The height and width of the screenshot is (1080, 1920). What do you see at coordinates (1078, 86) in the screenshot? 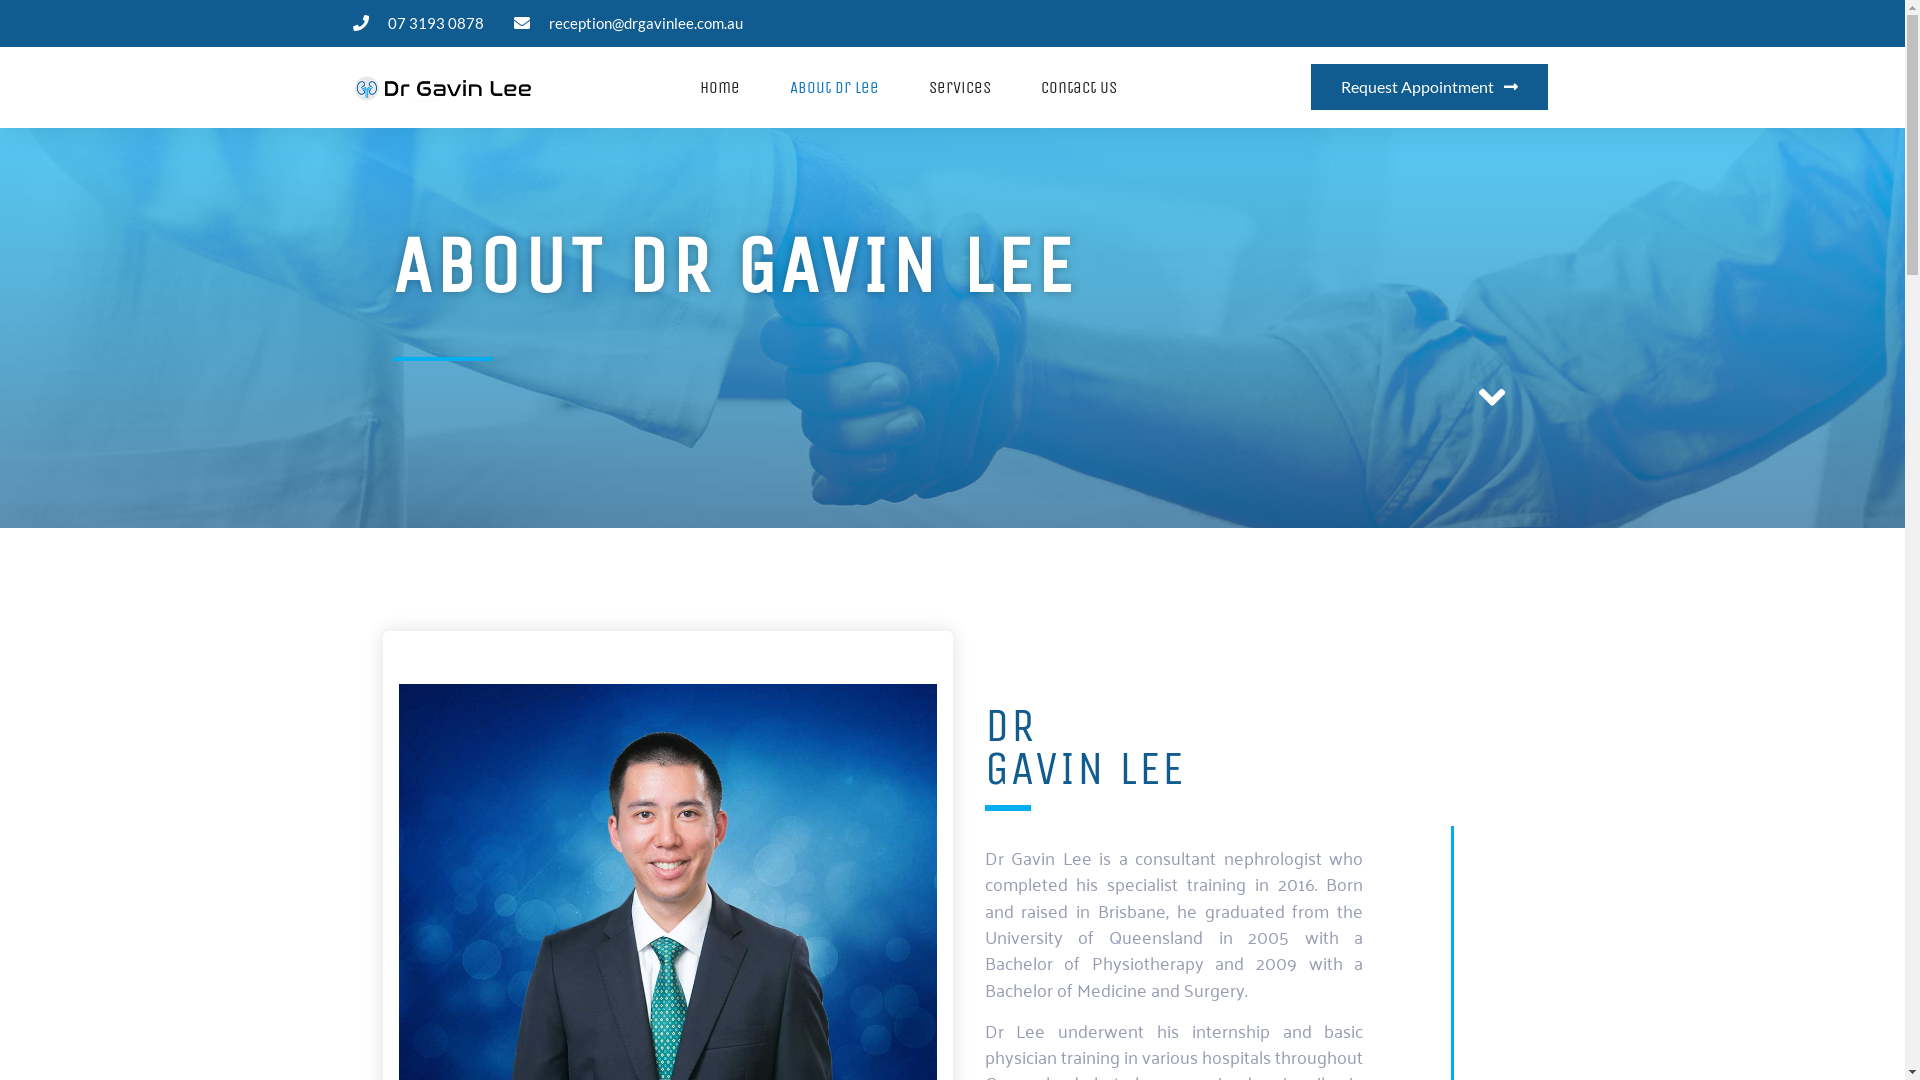
I see `'Contact Us'` at bounding box center [1078, 86].